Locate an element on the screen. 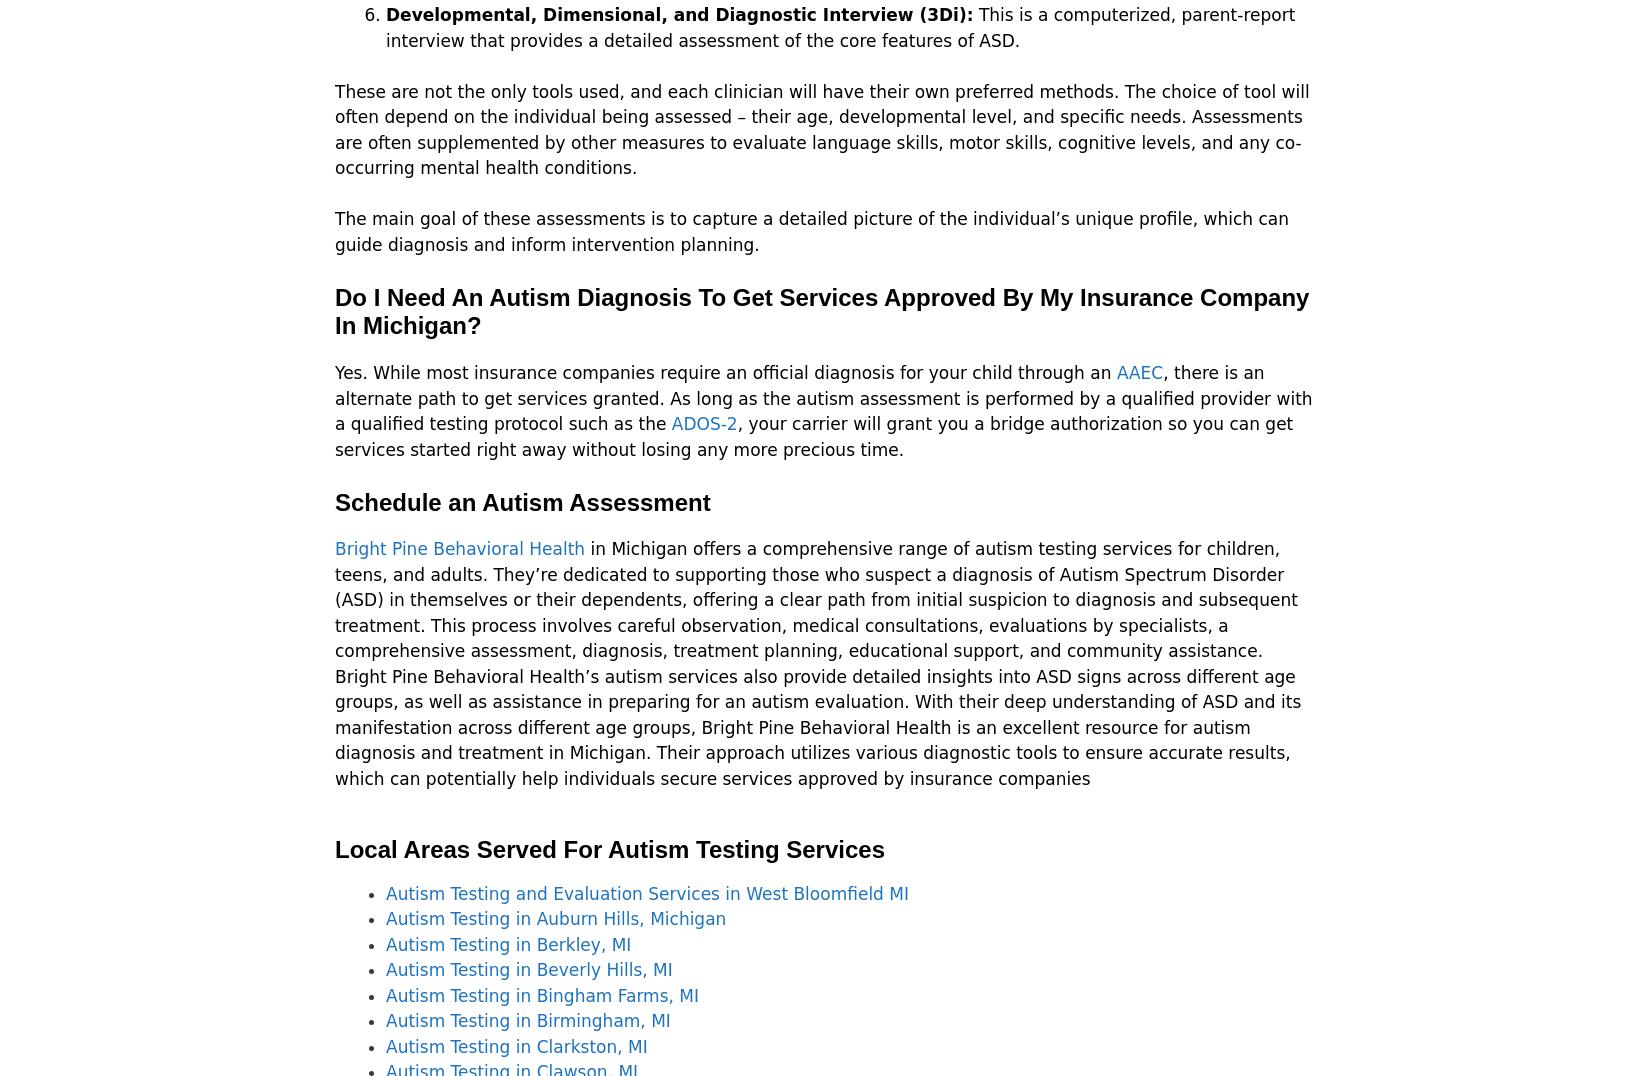 The width and height of the screenshot is (1650, 1076). 'Autism Testing in Beverly Hills, MI' is located at coordinates (527, 970).